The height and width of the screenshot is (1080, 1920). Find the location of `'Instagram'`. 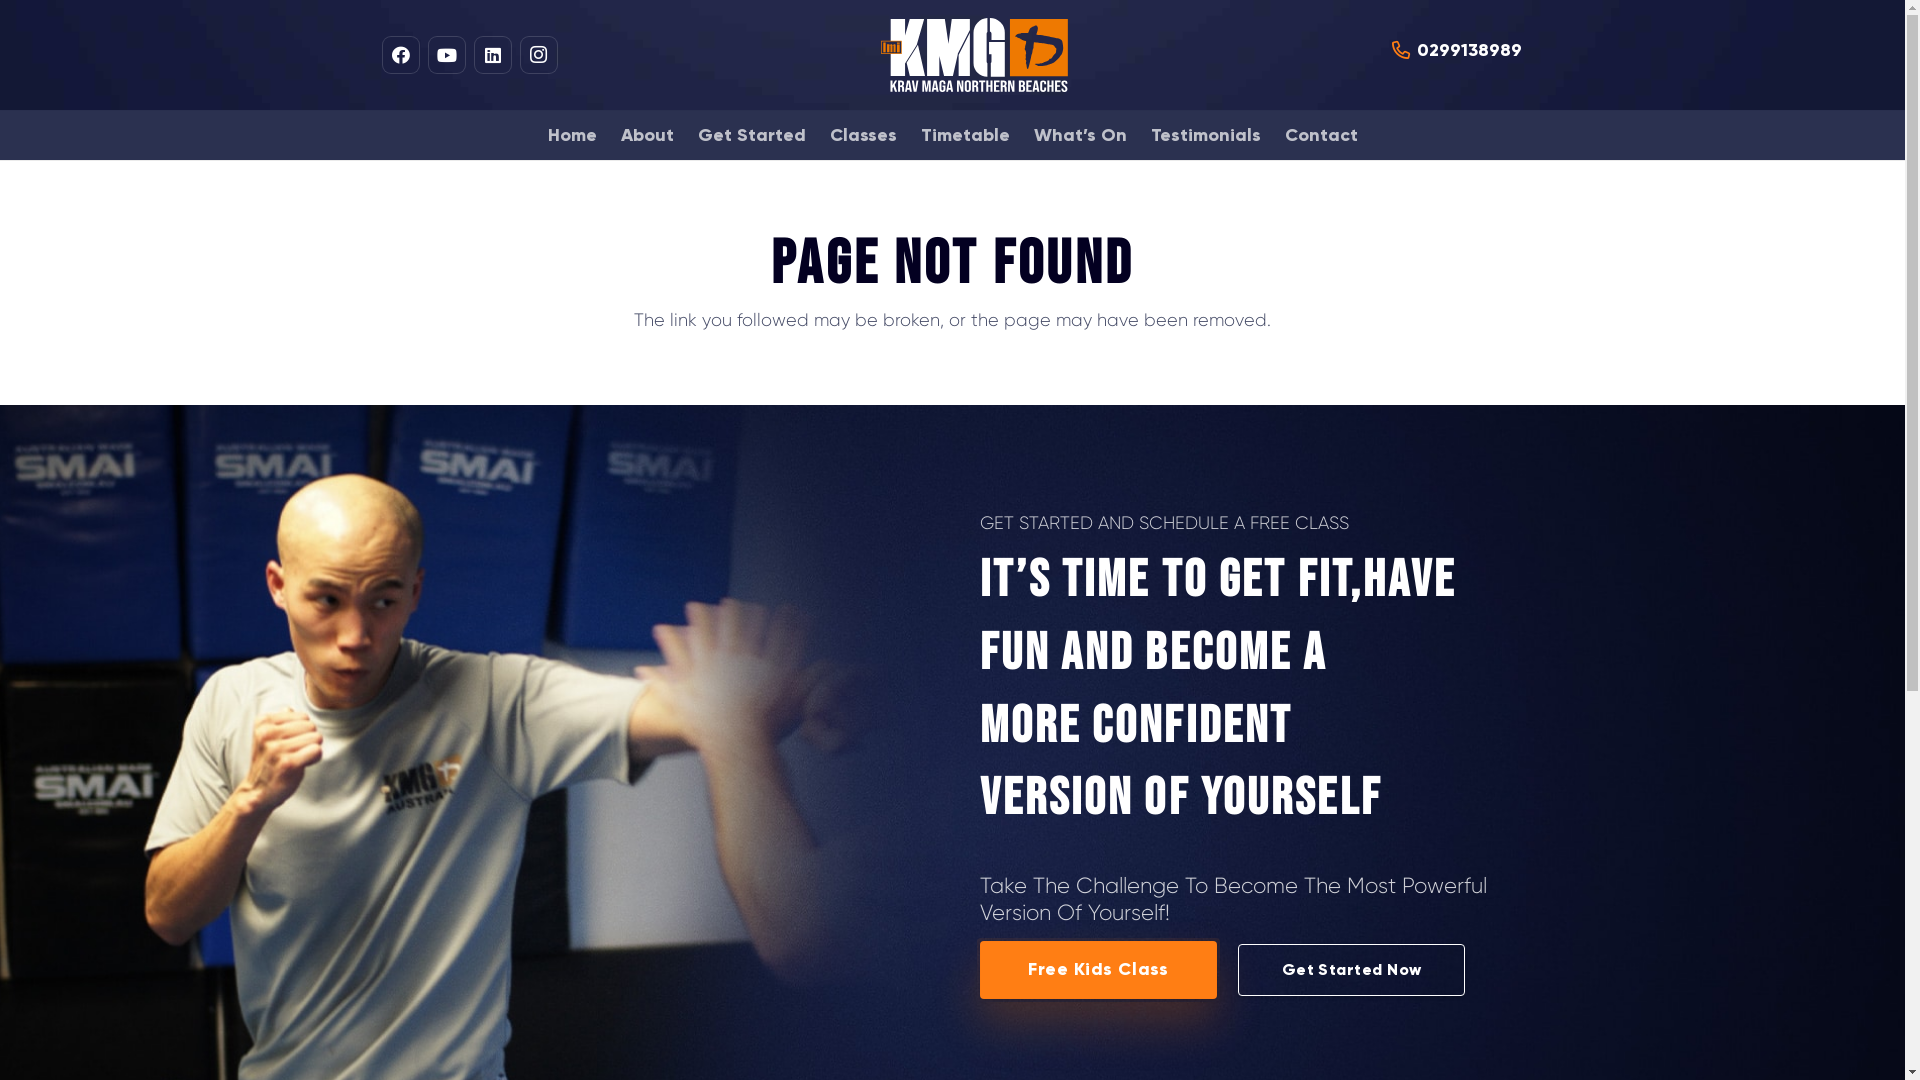

'Instagram' is located at coordinates (537, 53).